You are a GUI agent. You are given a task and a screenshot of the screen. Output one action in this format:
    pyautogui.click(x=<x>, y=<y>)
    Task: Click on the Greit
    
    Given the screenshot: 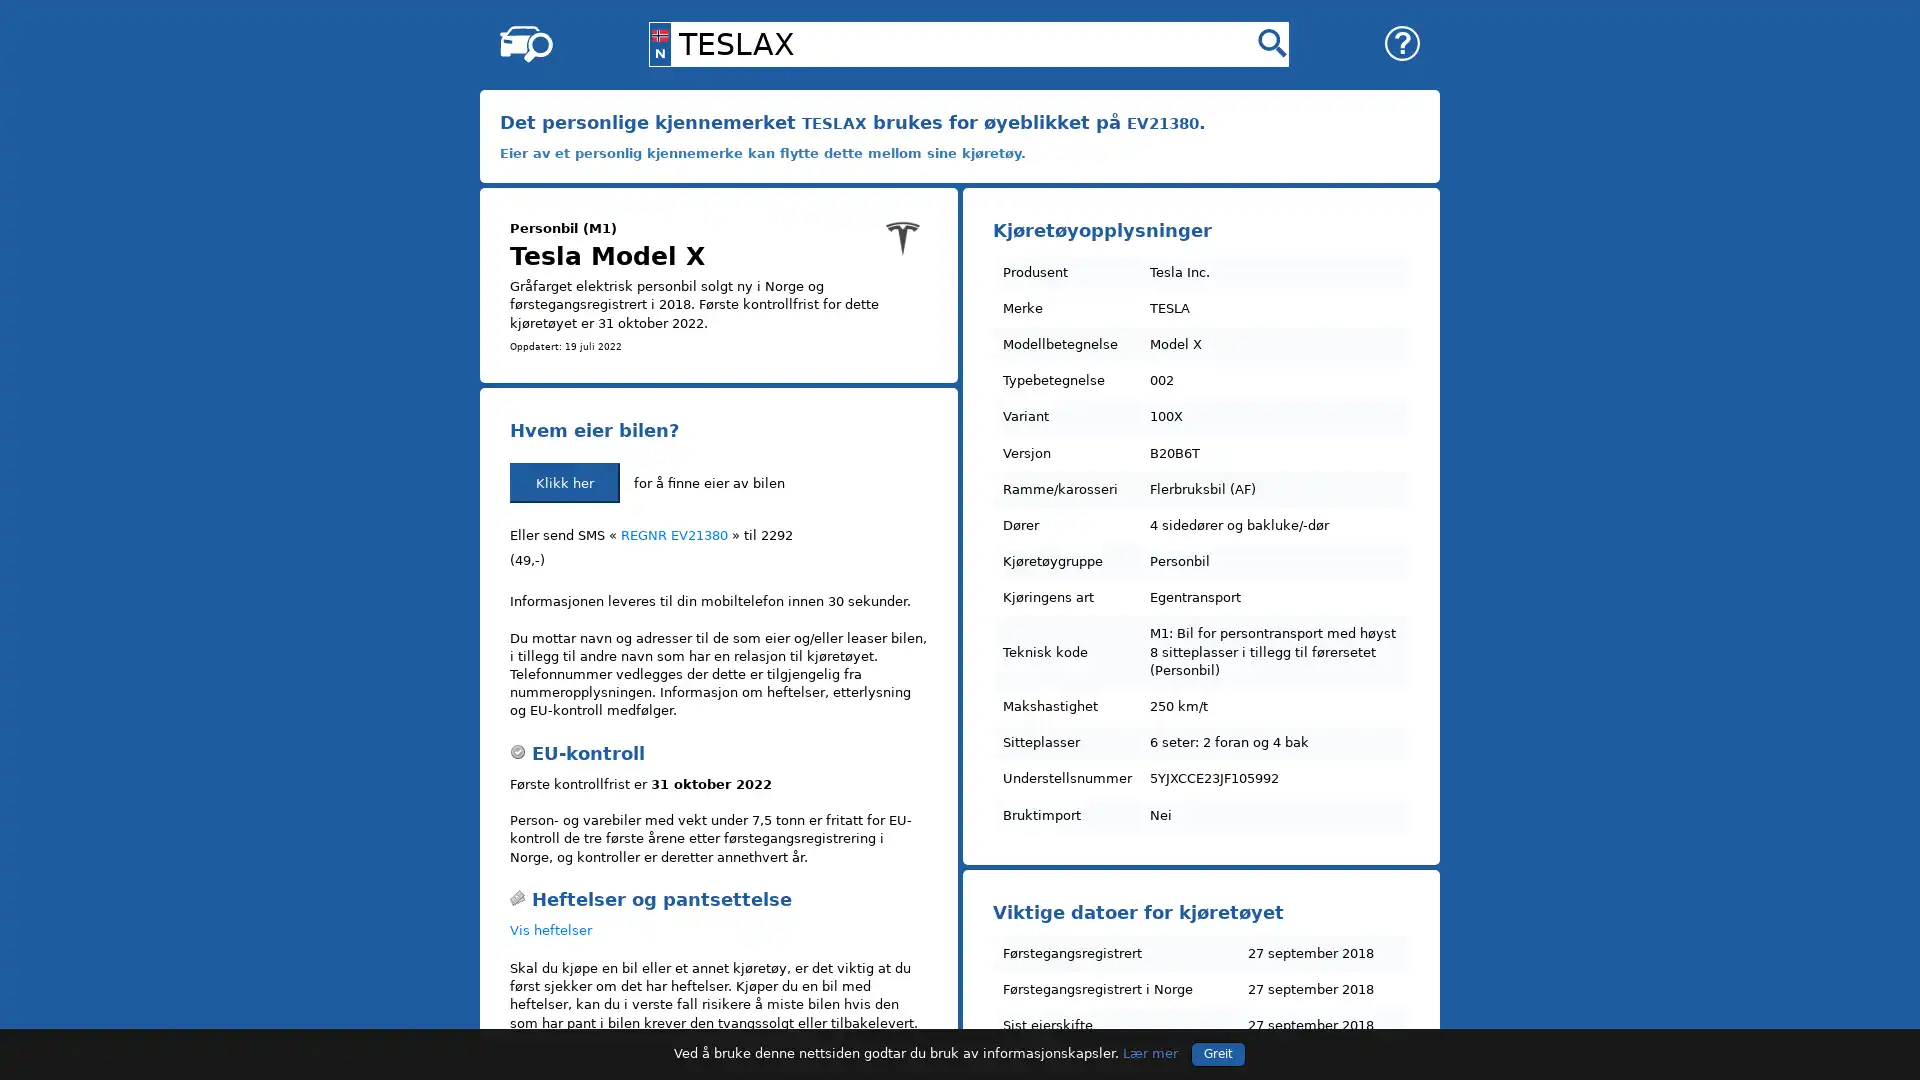 What is the action you would take?
    pyautogui.click(x=1217, y=1052)
    